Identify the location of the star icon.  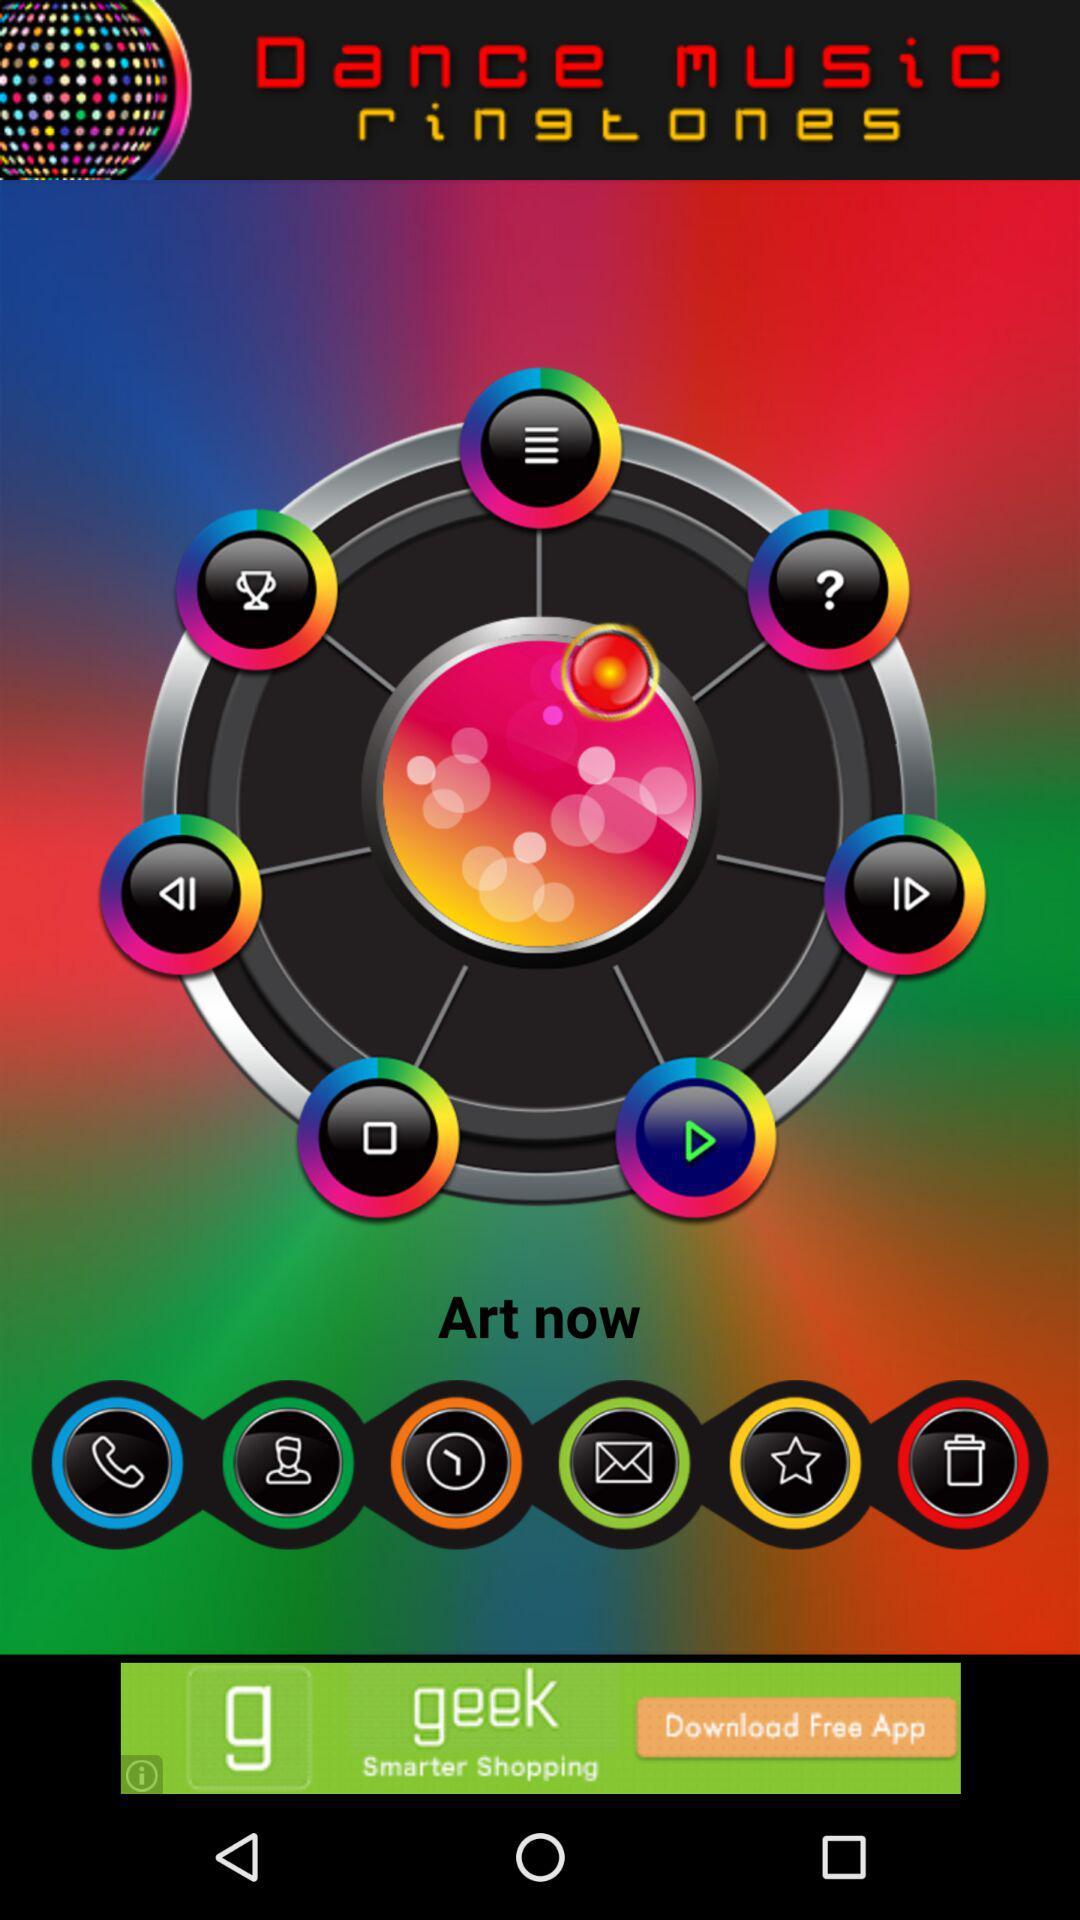
(793, 1566).